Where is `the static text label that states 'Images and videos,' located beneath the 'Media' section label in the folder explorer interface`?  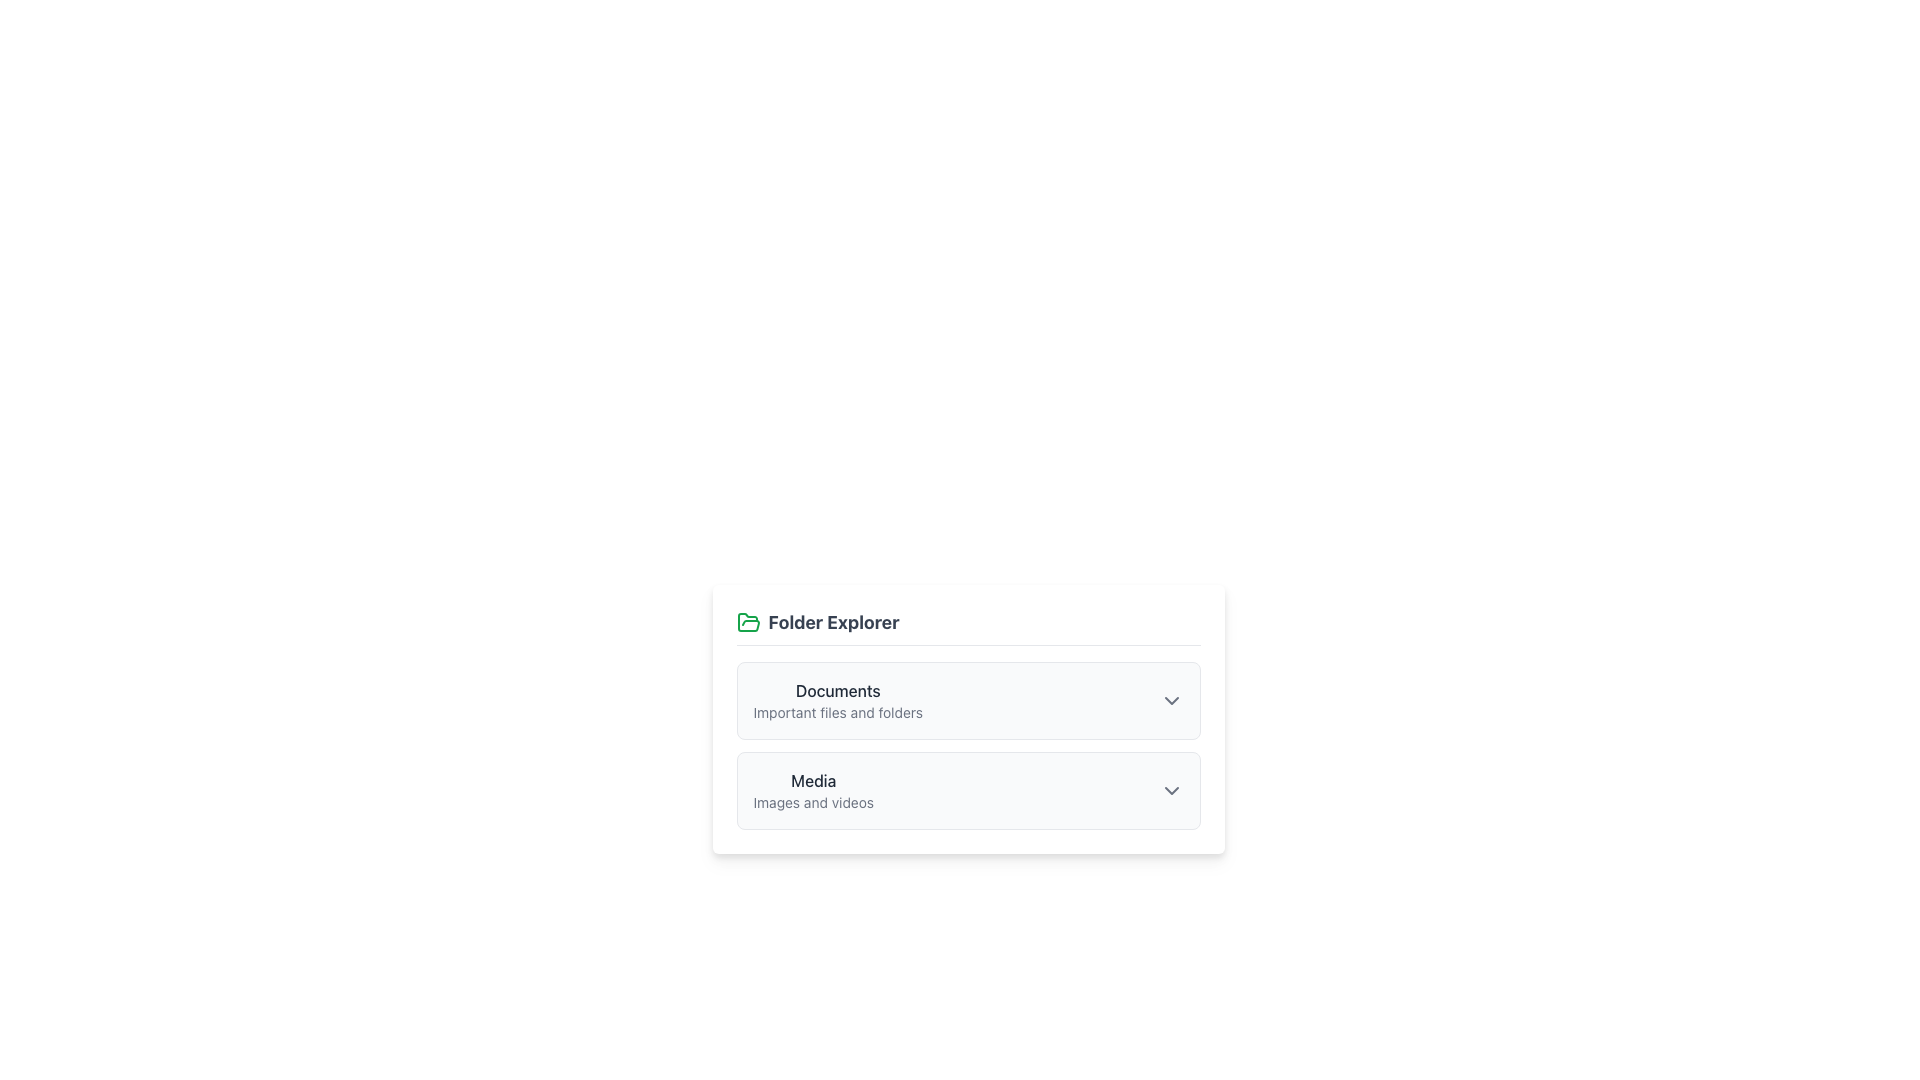
the static text label that states 'Images and videos,' located beneath the 'Media' section label in the folder explorer interface is located at coordinates (813, 801).